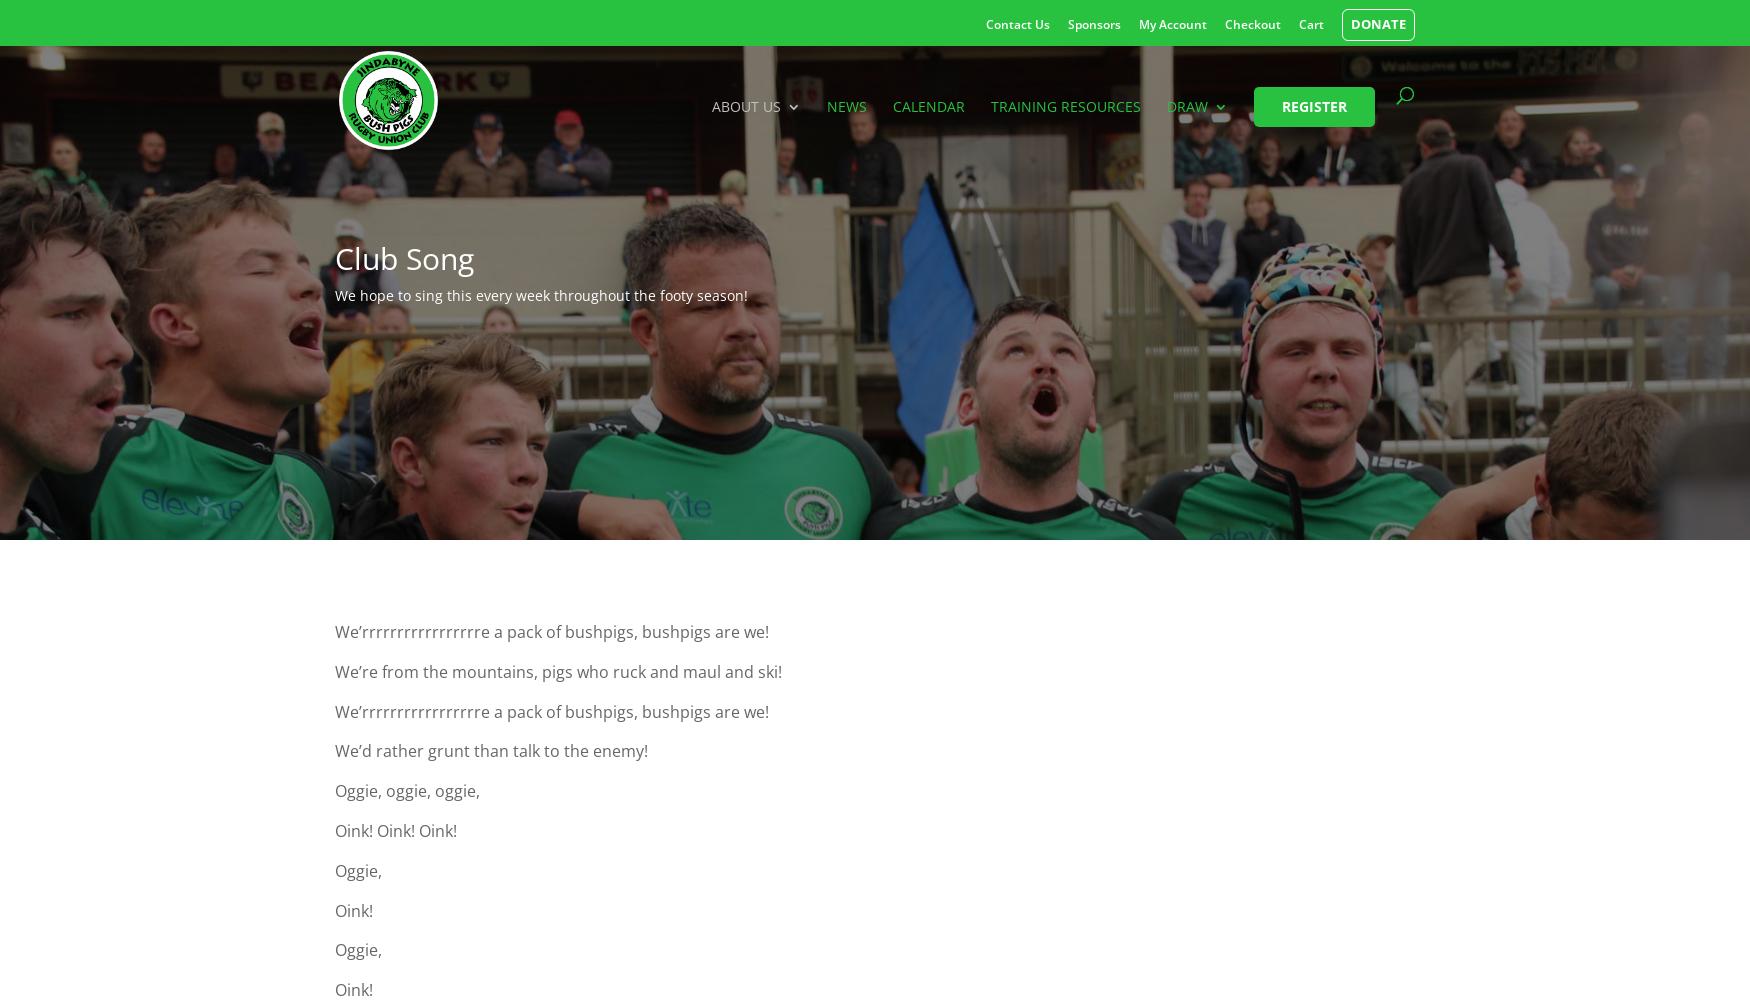  What do you see at coordinates (746, 104) in the screenshot?
I see `'About Us'` at bounding box center [746, 104].